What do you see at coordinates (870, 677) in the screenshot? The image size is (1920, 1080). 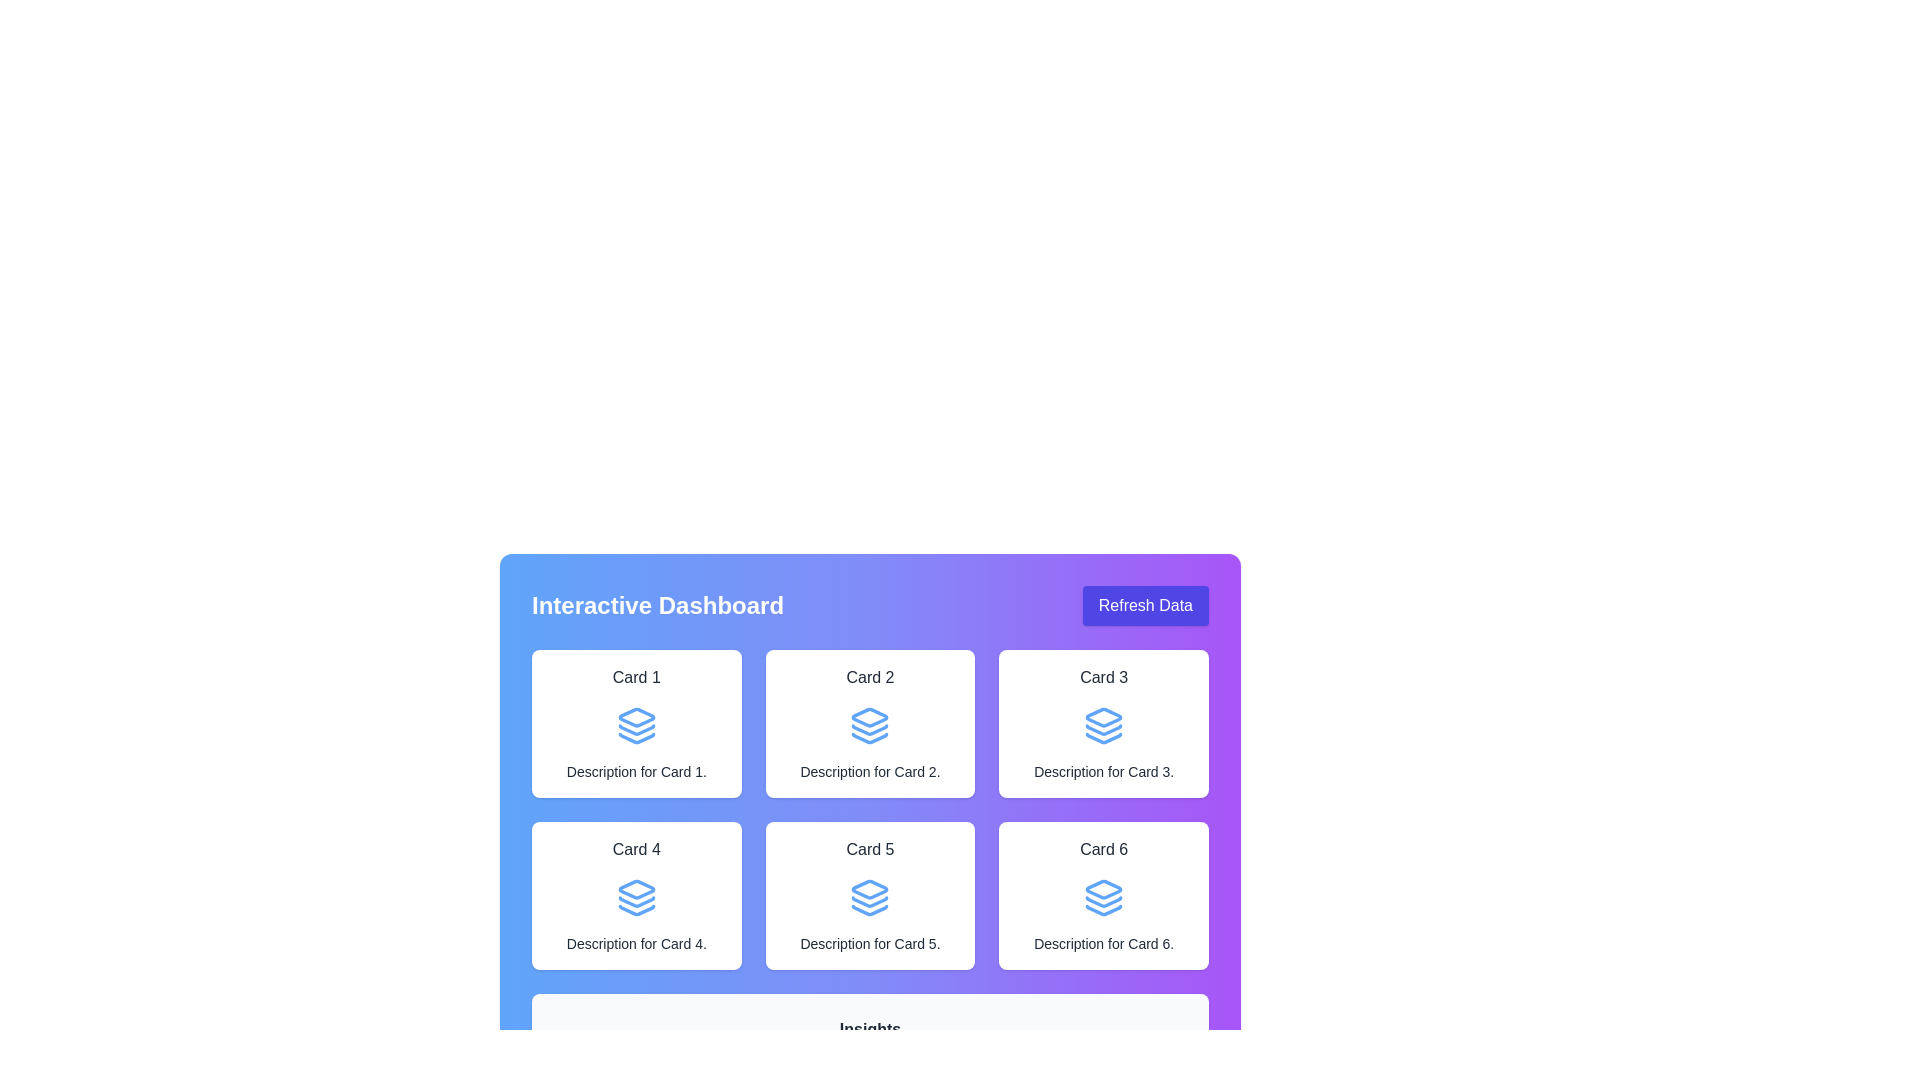 I see `the Text label displaying 'Card 2', which is styled with the 'font-medium mb-4' class and positioned at the top of the card identified as 'Card 2'` at bounding box center [870, 677].